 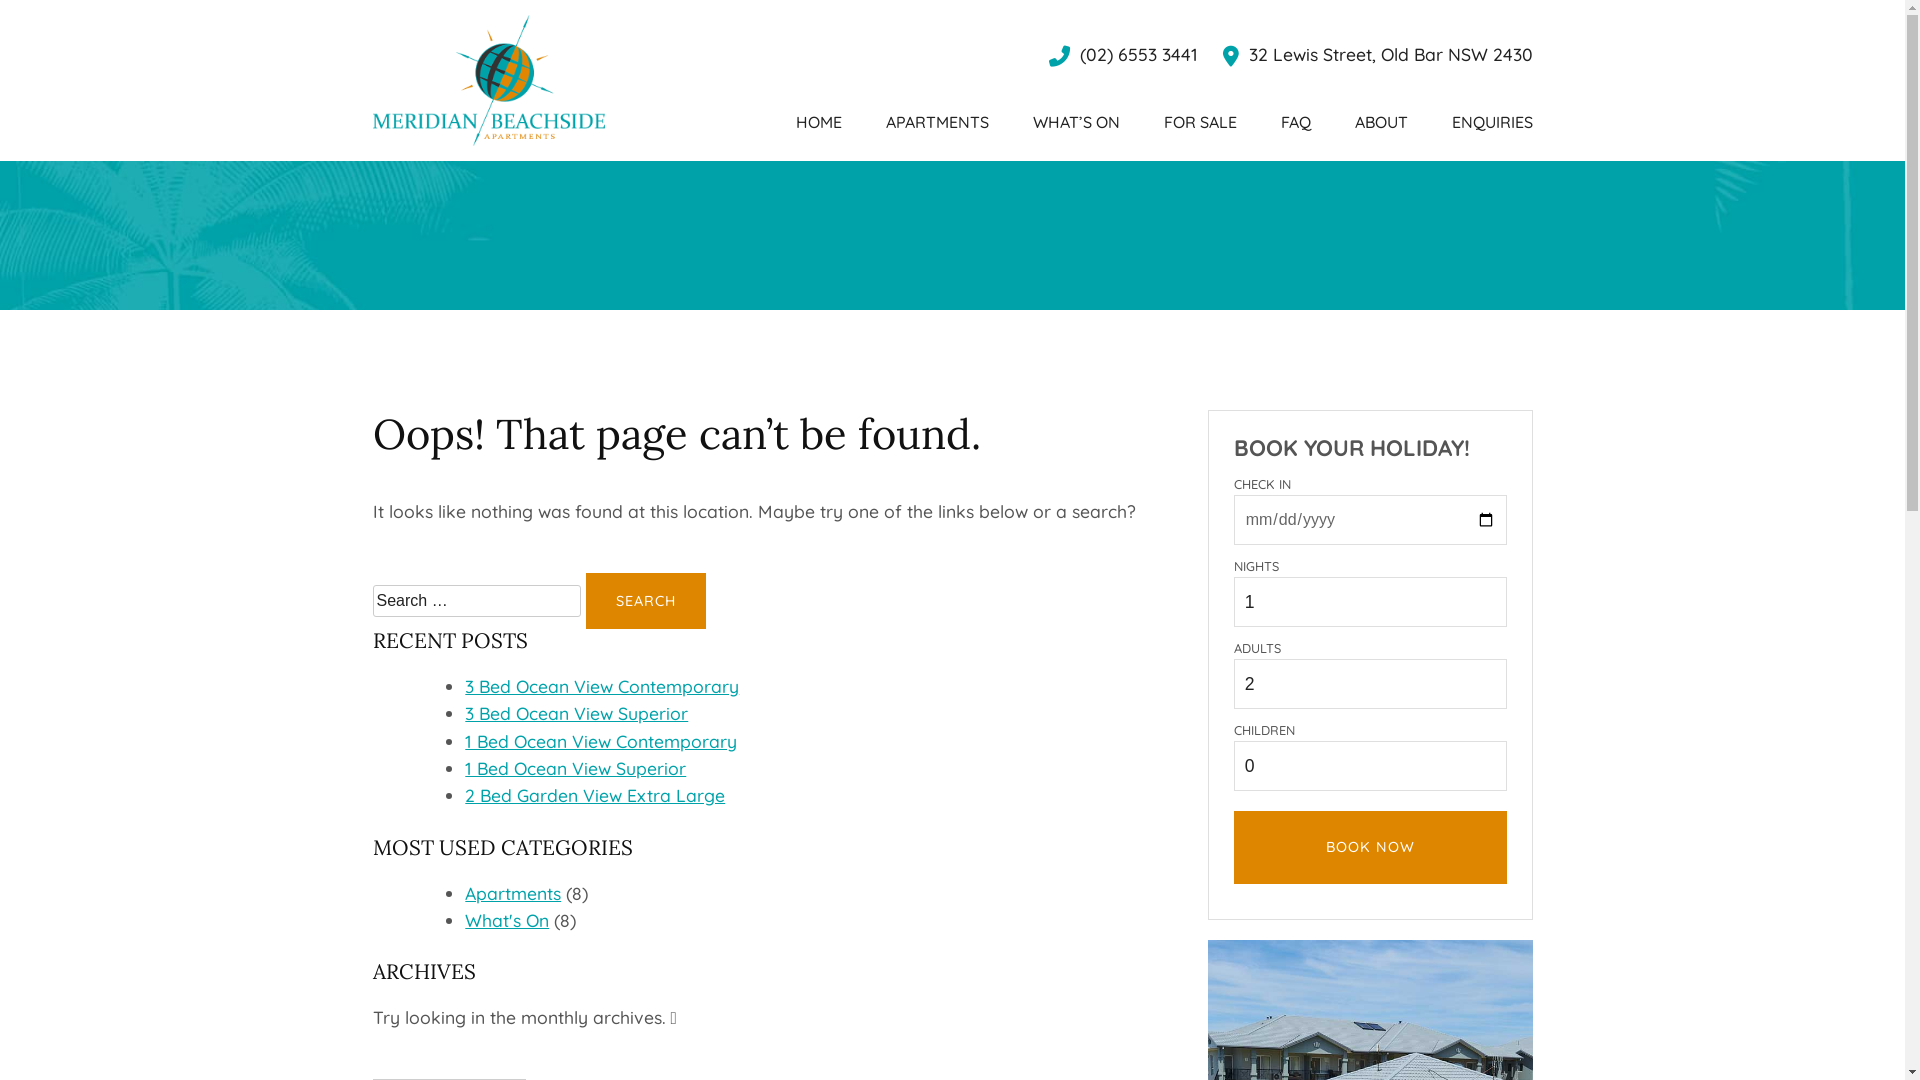 I want to click on 'FOR SALE', so click(x=1200, y=122).